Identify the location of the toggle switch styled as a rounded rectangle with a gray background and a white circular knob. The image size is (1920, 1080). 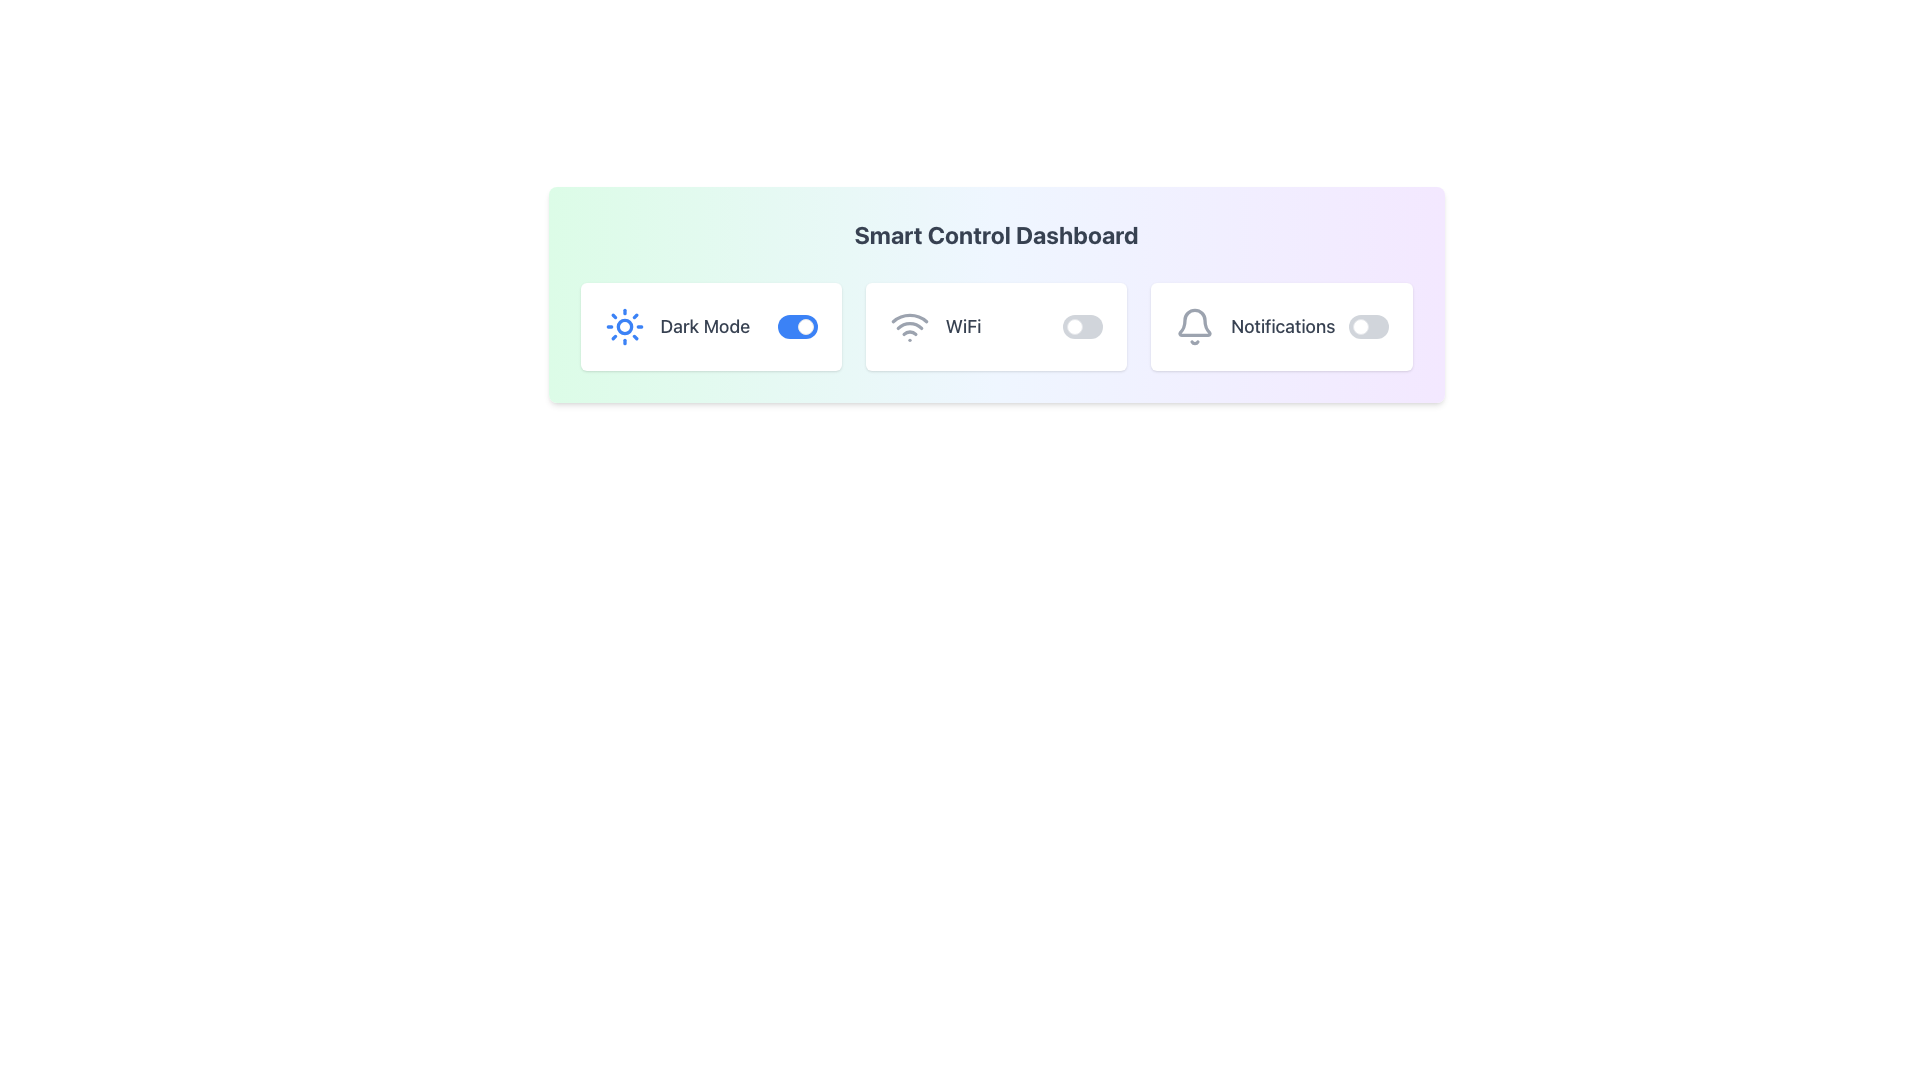
(1367, 326).